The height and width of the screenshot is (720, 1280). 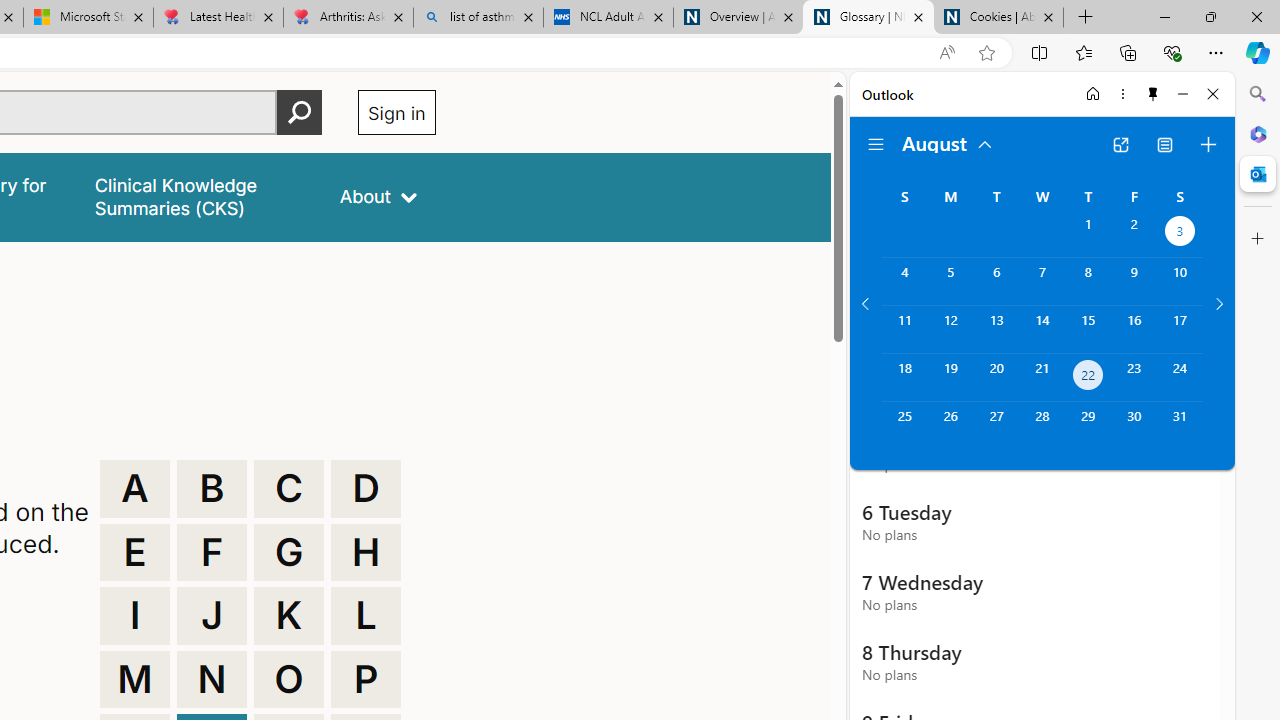 I want to click on 'View Switcher. Current view is Agenda view', so click(x=1165, y=144).